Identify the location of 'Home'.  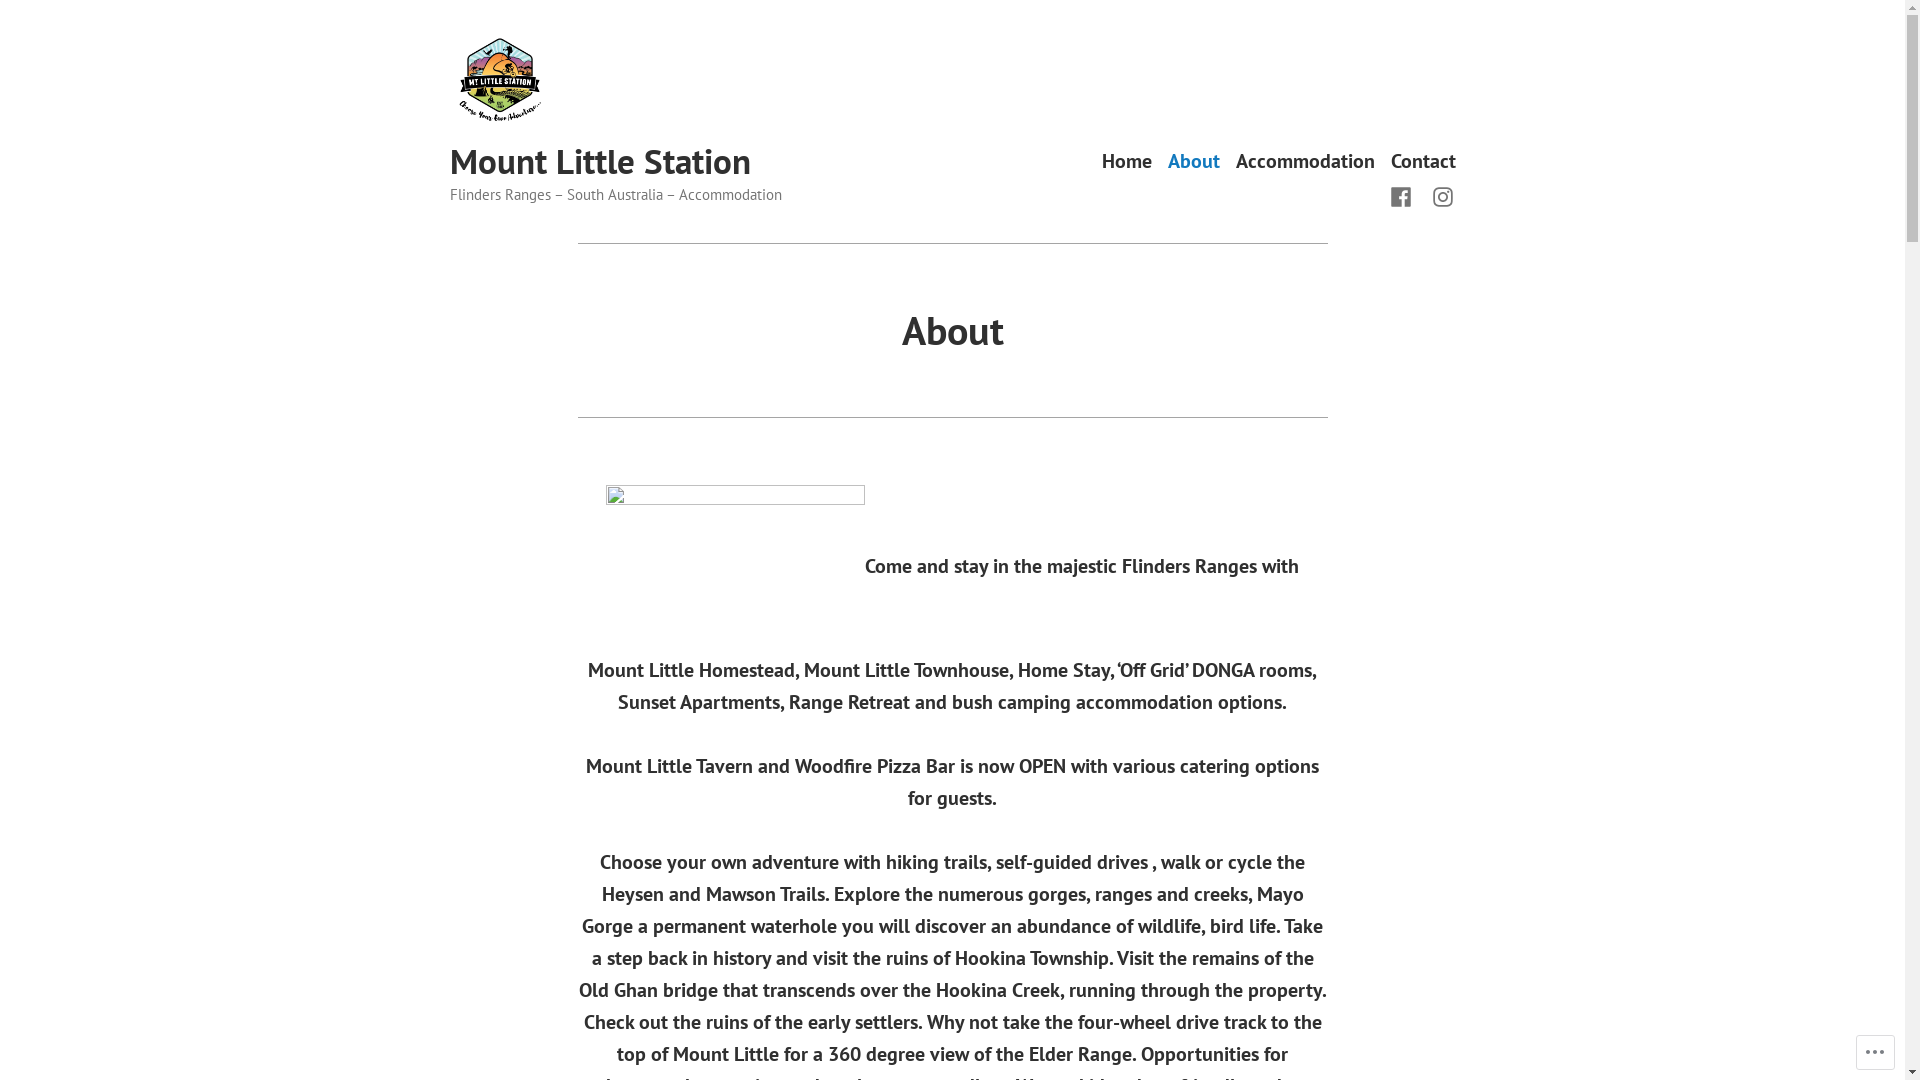
(1127, 160).